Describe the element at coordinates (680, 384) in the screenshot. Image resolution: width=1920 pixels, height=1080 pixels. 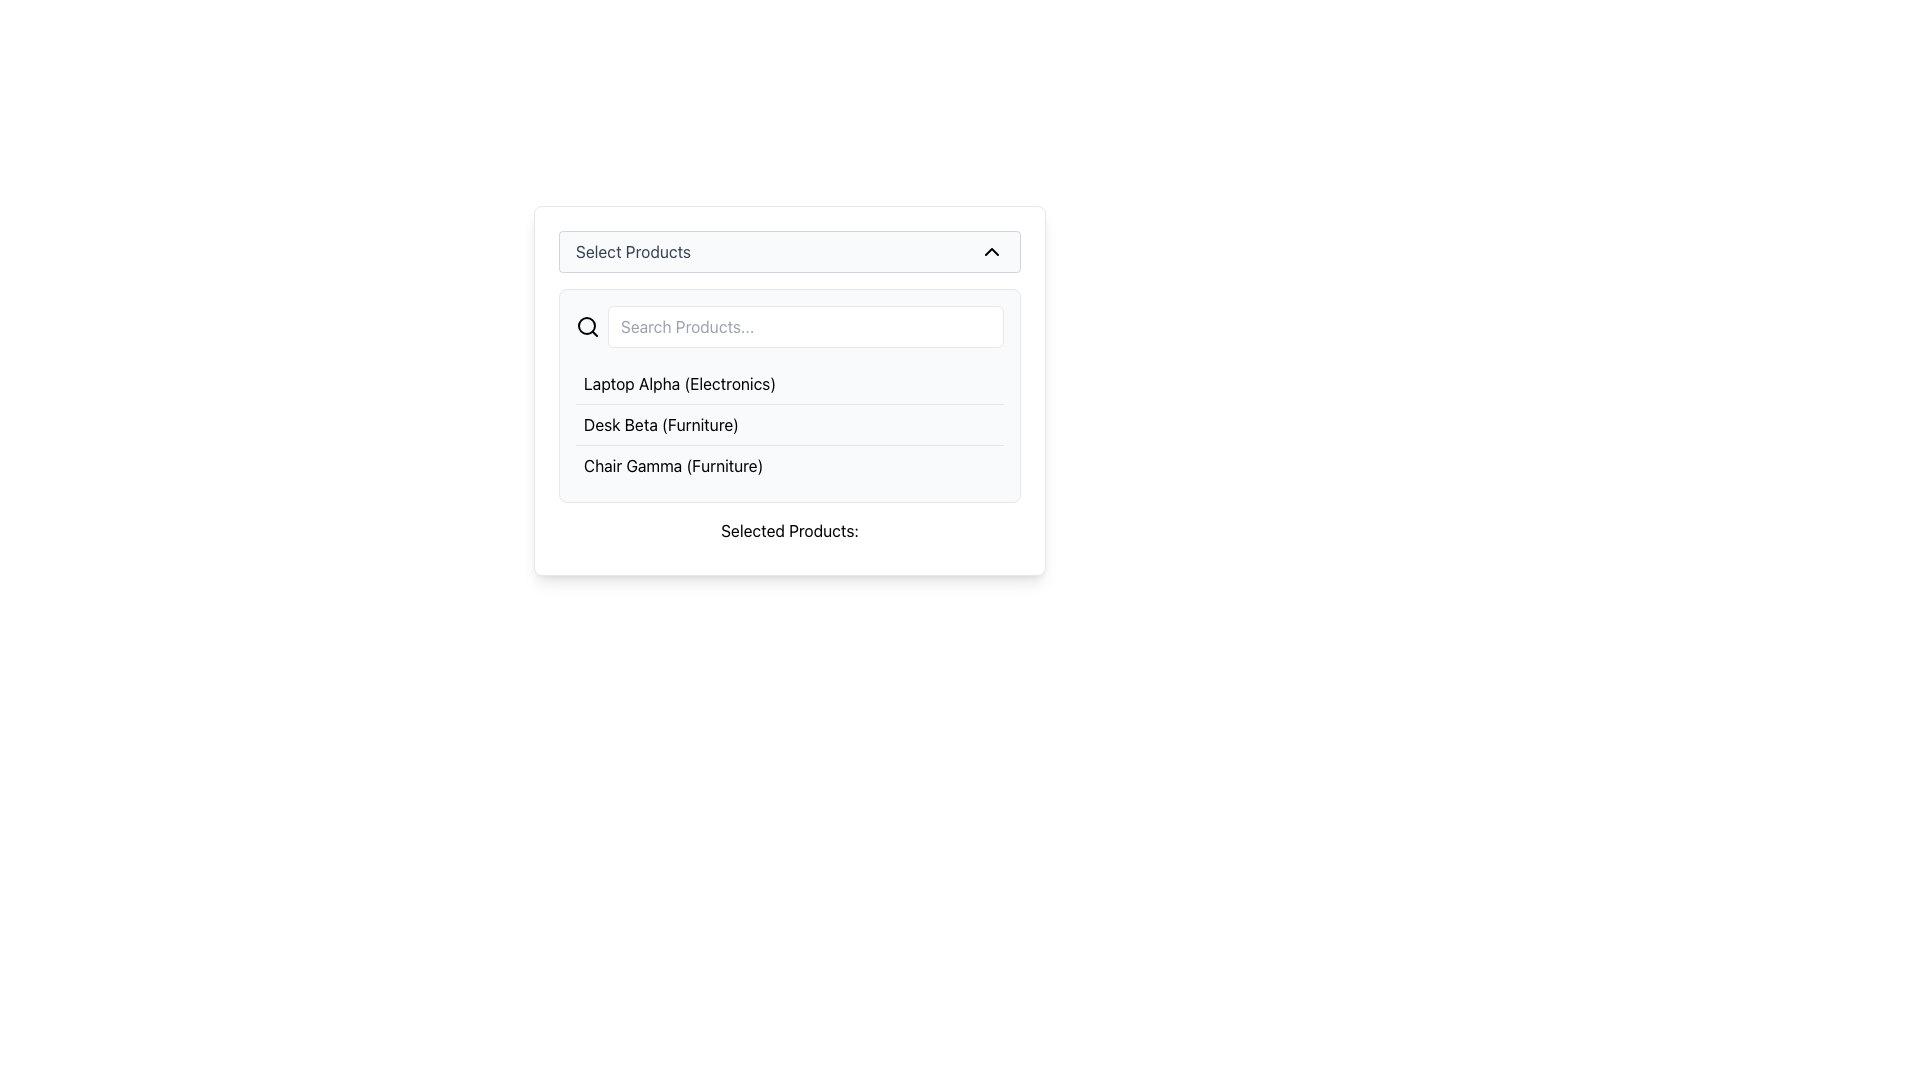
I see `the first selectable text item in the dropdown menu located beneath the search bar` at that location.